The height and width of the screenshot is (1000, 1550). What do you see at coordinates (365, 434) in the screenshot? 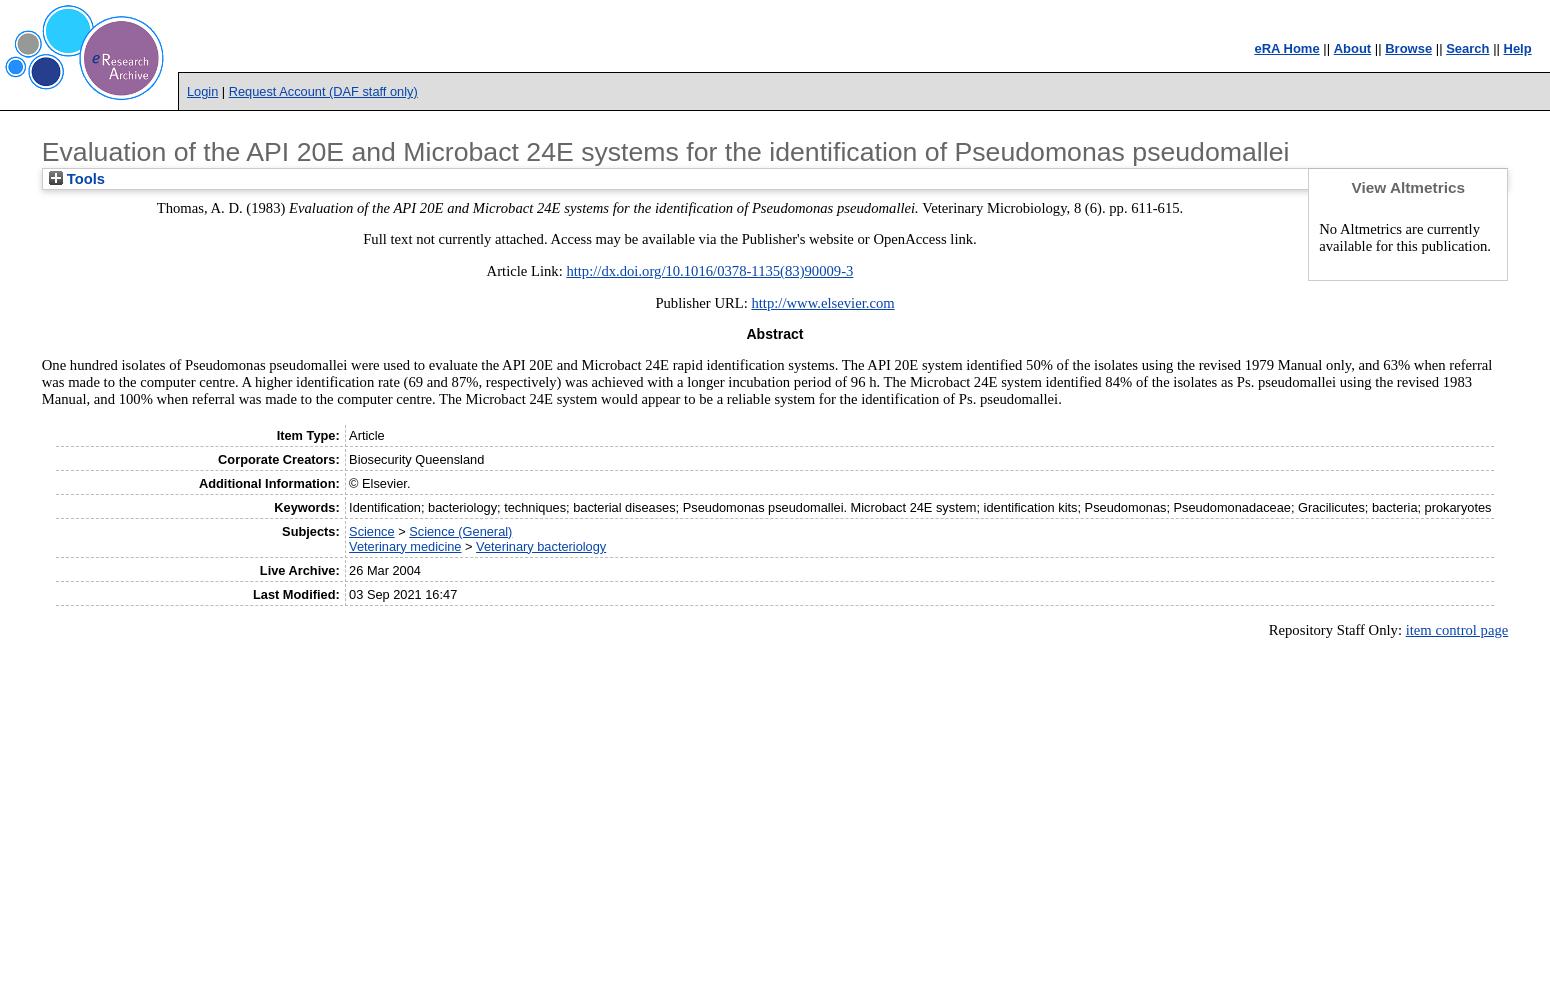
I see `'Article'` at bounding box center [365, 434].